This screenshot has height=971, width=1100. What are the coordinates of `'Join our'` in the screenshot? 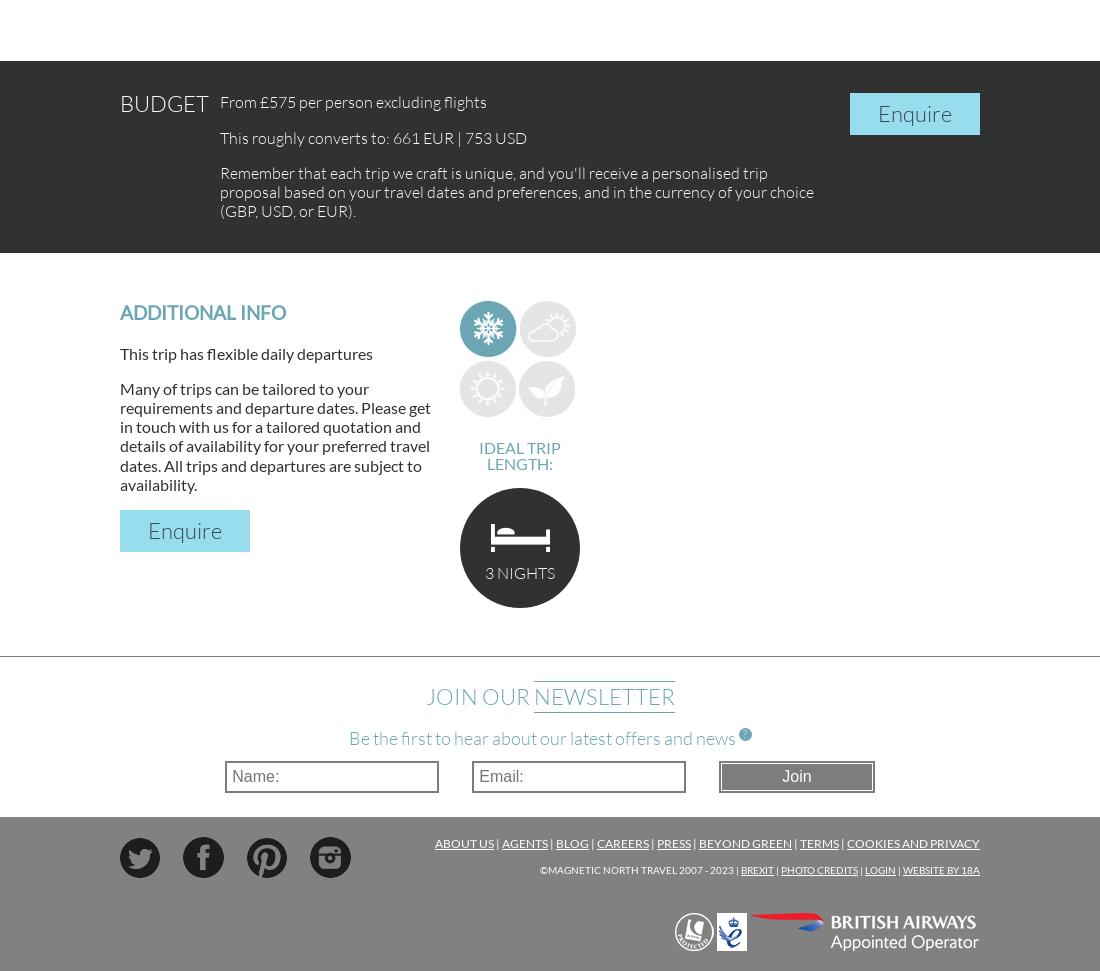 It's located at (478, 695).